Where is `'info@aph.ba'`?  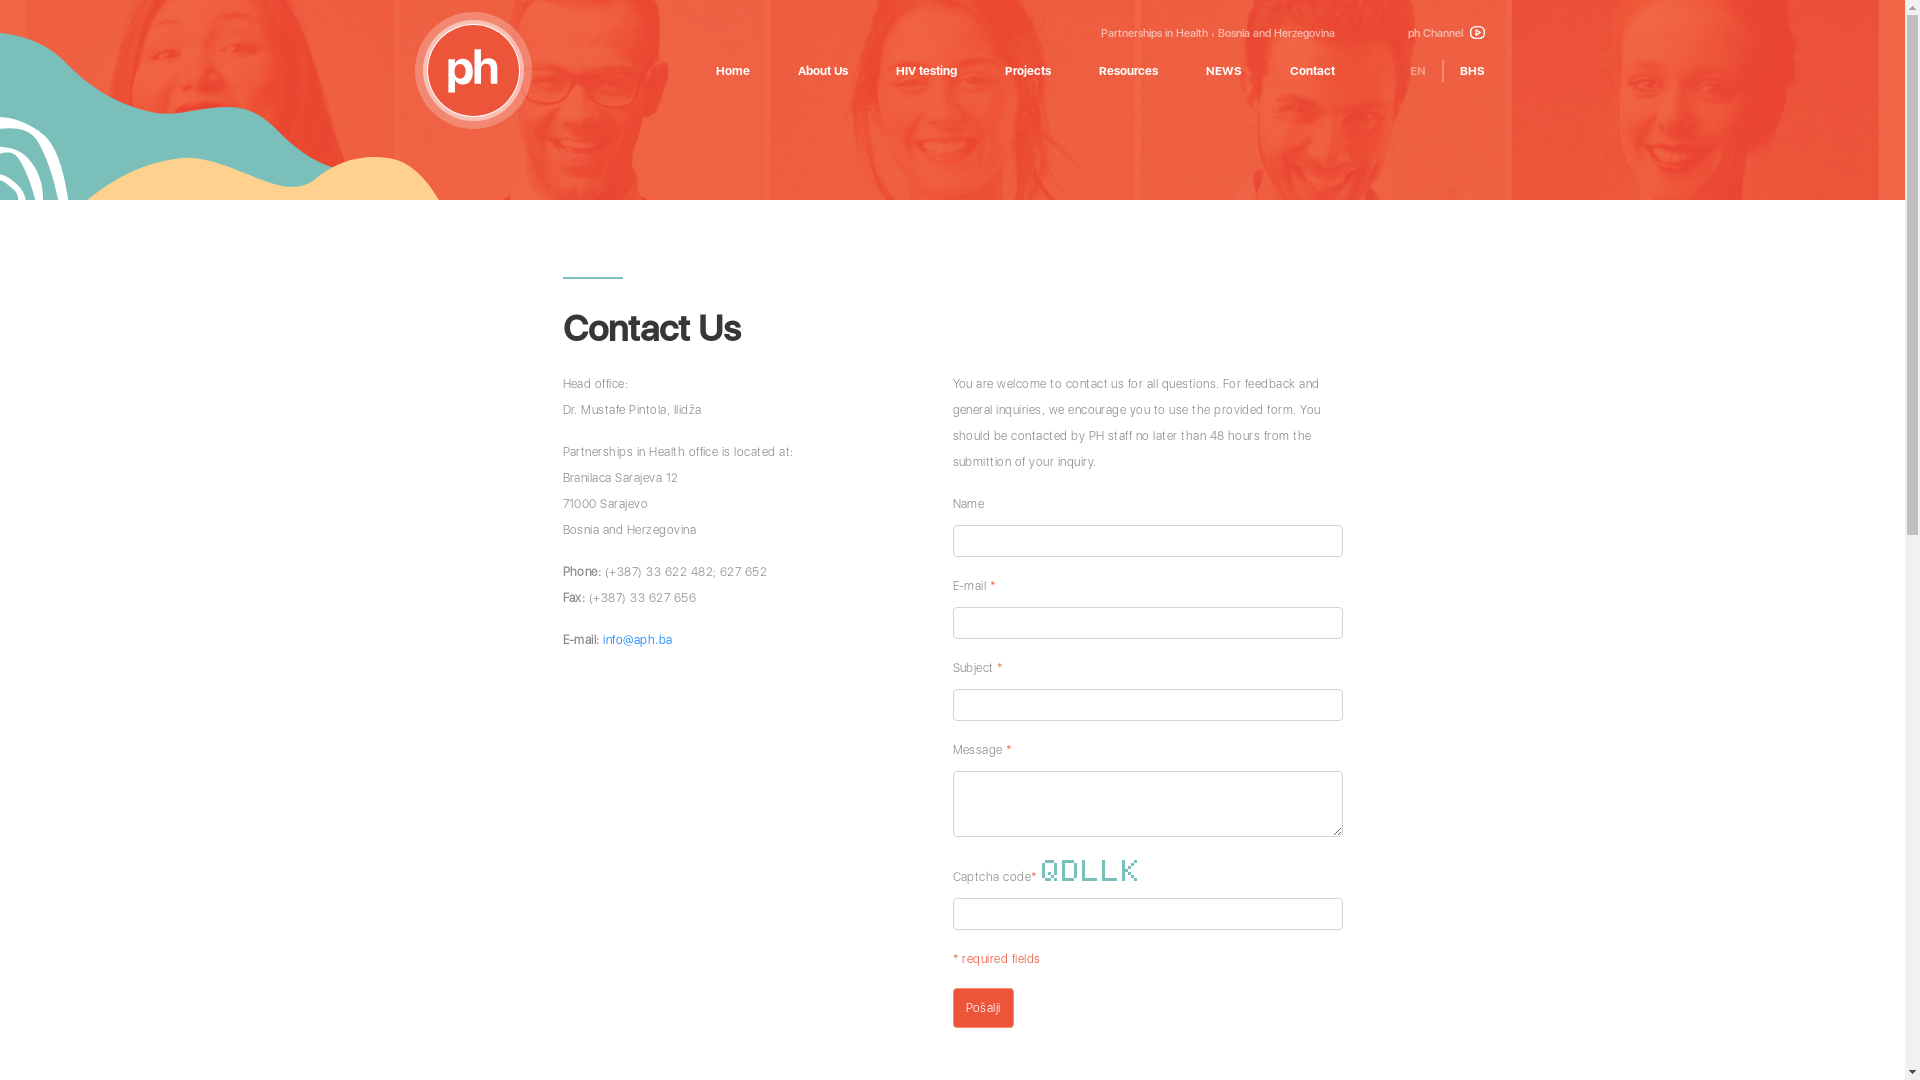 'info@aph.ba' is located at coordinates (636, 640).